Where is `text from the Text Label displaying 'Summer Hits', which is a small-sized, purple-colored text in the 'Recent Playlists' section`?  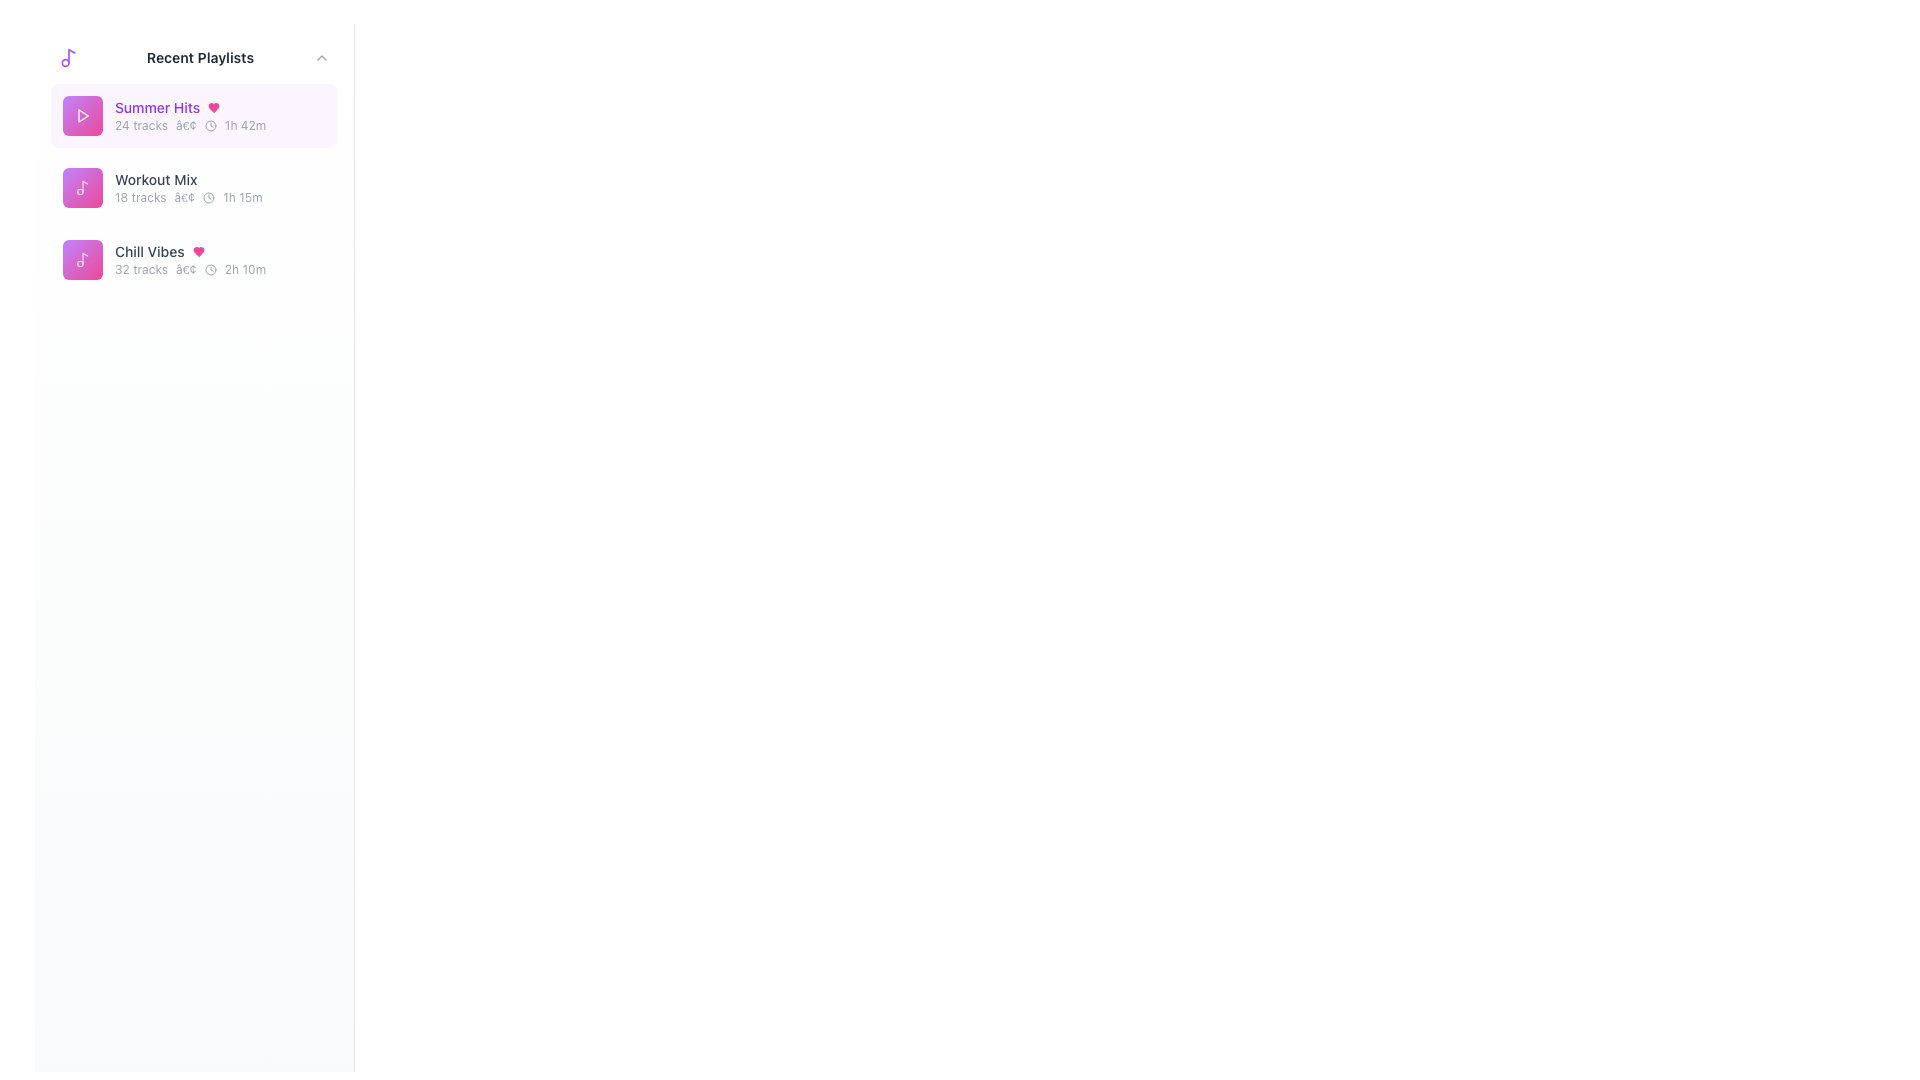
text from the Text Label displaying 'Summer Hits', which is a small-sized, purple-colored text in the 'Recent Playlists' section is located at coordinates (156, 108).